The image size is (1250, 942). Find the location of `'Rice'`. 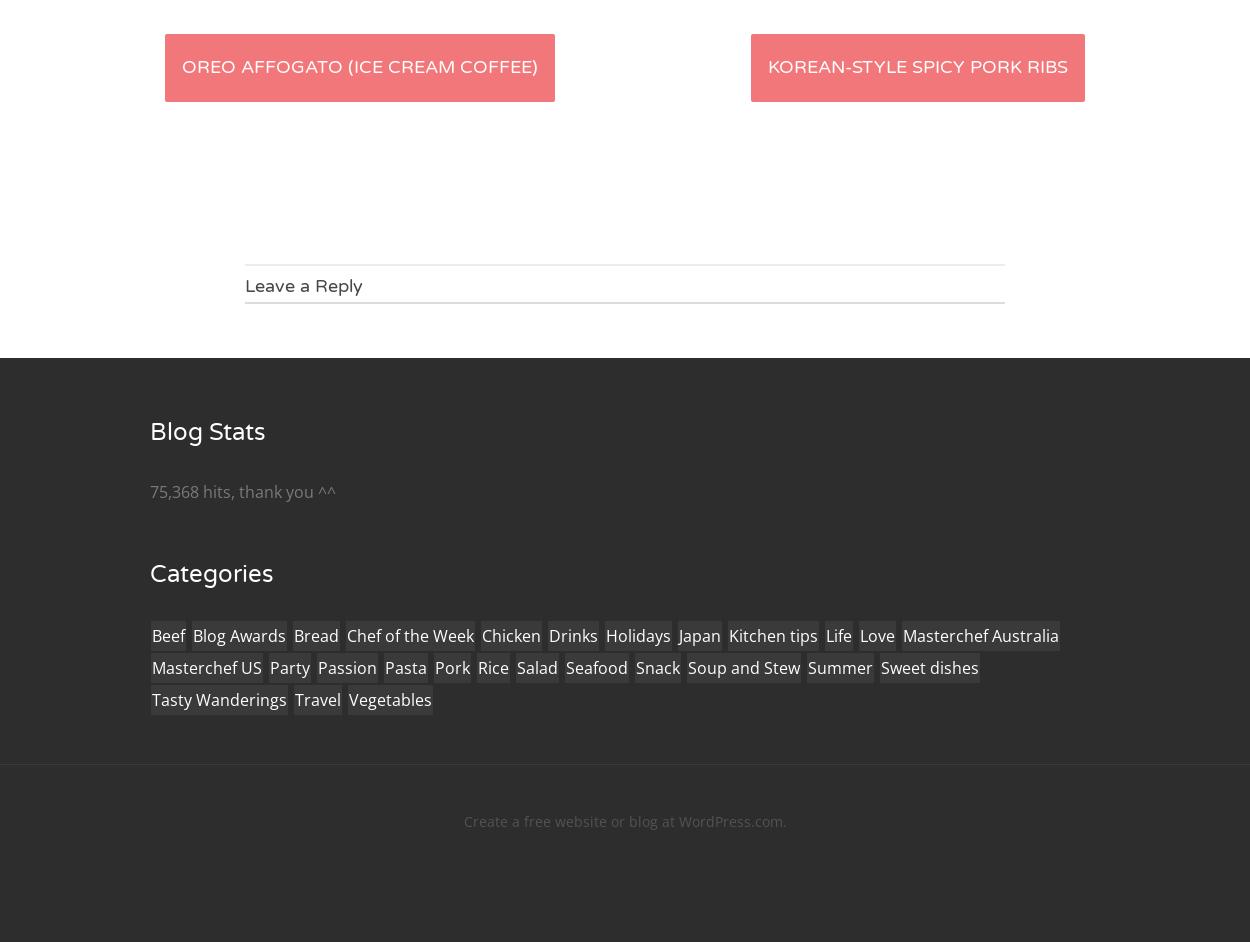

'Rice' is located at coordinates (492, 667).